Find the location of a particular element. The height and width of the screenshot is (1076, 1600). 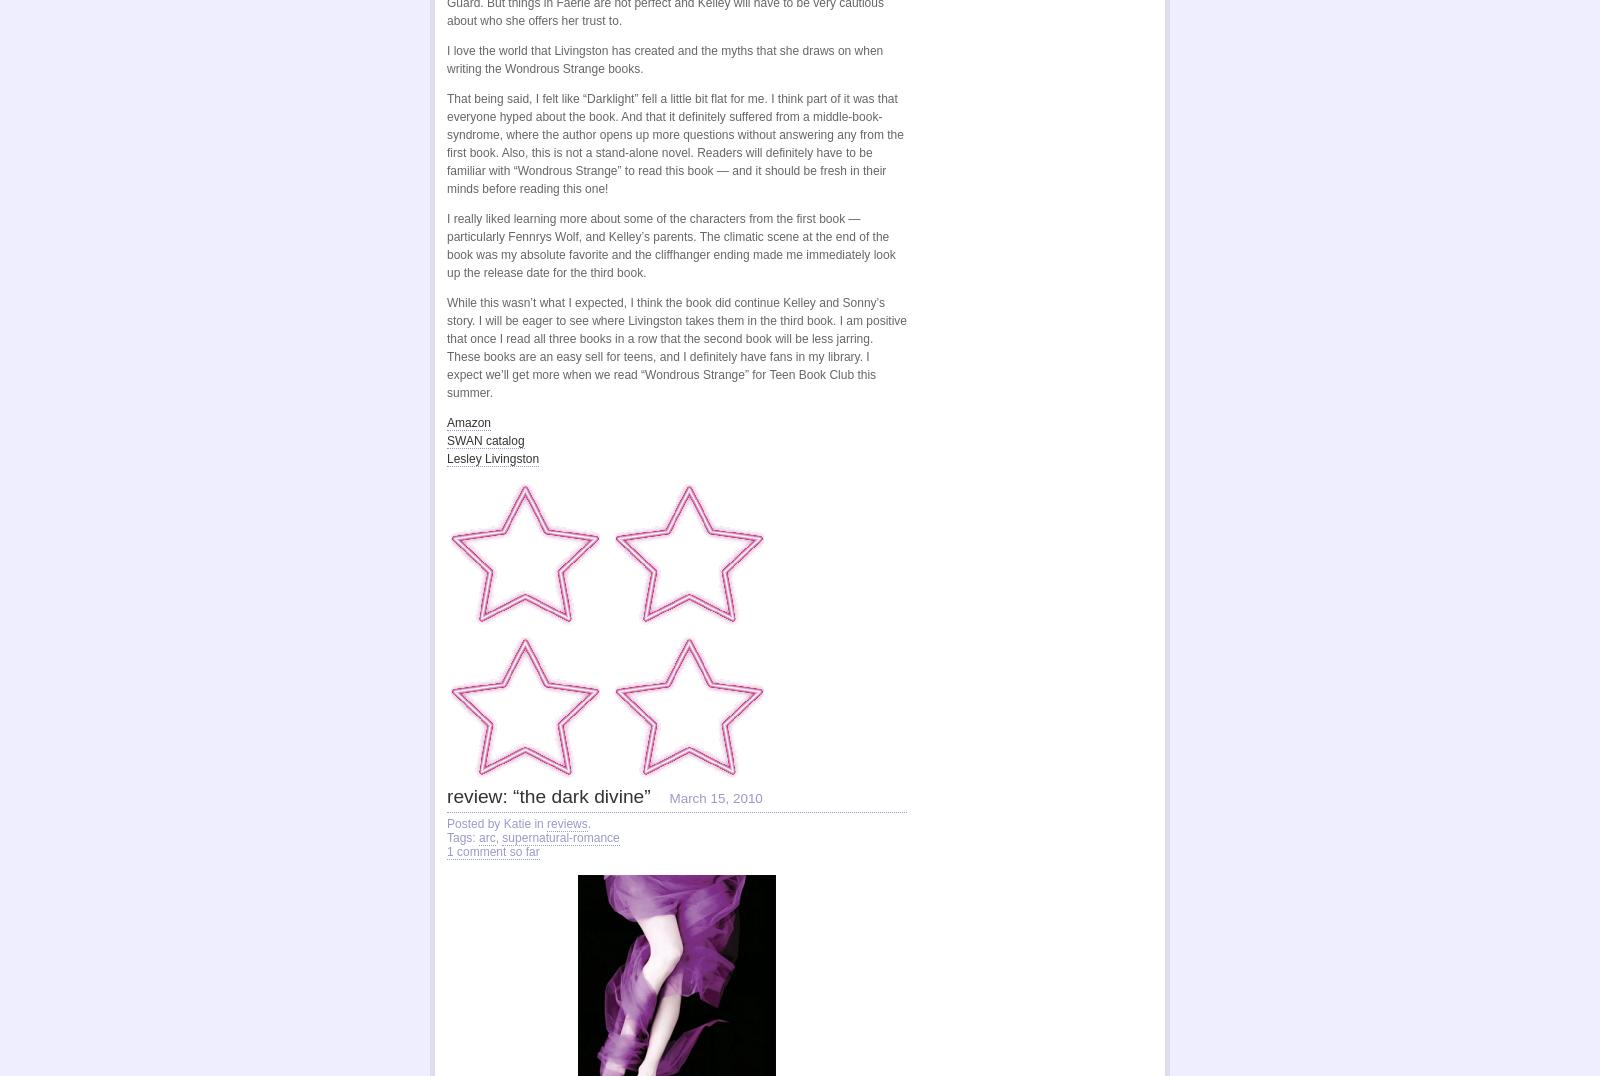

'I really liked learning more about some of the characters from the first book — particularly Fennrys Wolf, and Kelley’s parents. The climatic scene at the end of the book was my absolute favorite and the cliffhanger ending made me immediately look up the release date for the third book.' is located at coordinates (446, 245).